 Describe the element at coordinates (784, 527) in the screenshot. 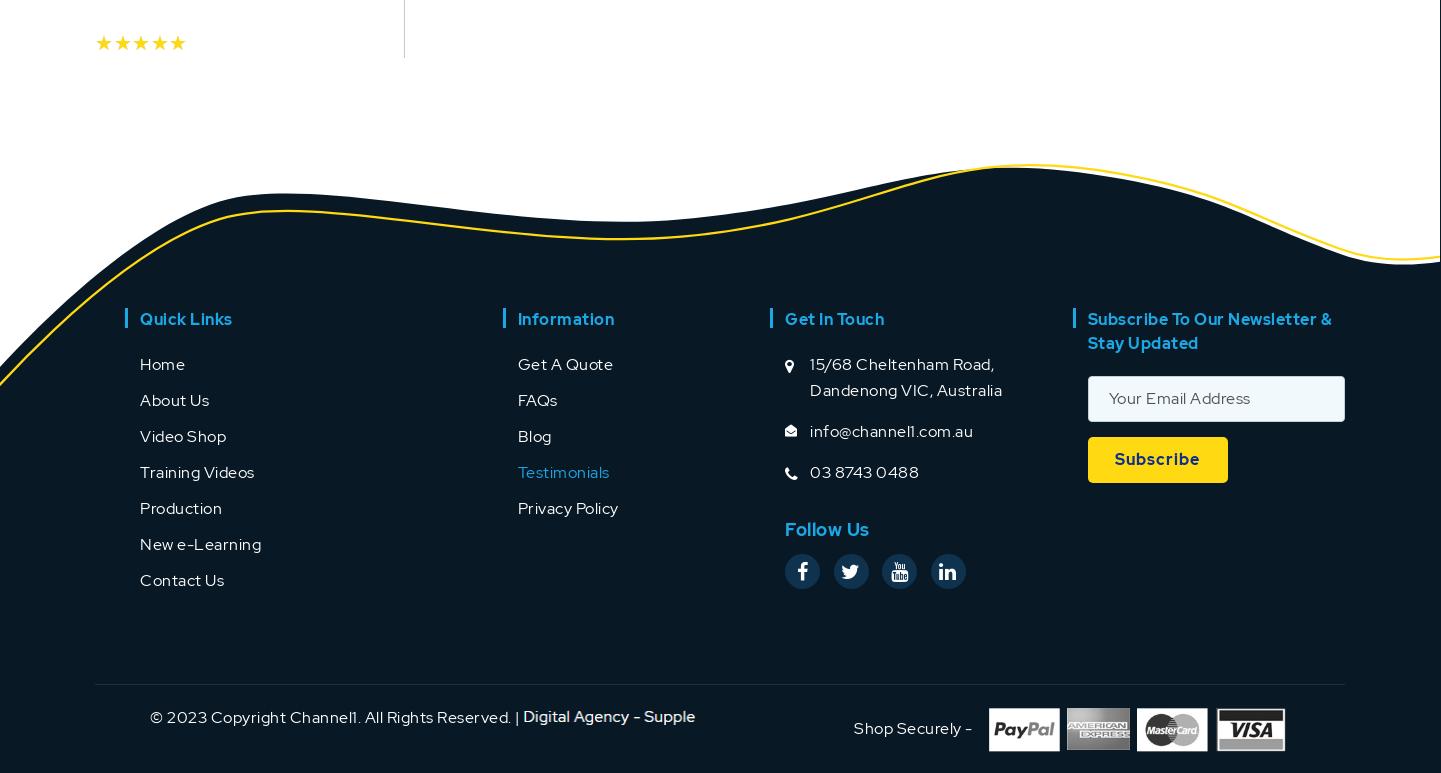

I see `'Follow Us'` at that location.